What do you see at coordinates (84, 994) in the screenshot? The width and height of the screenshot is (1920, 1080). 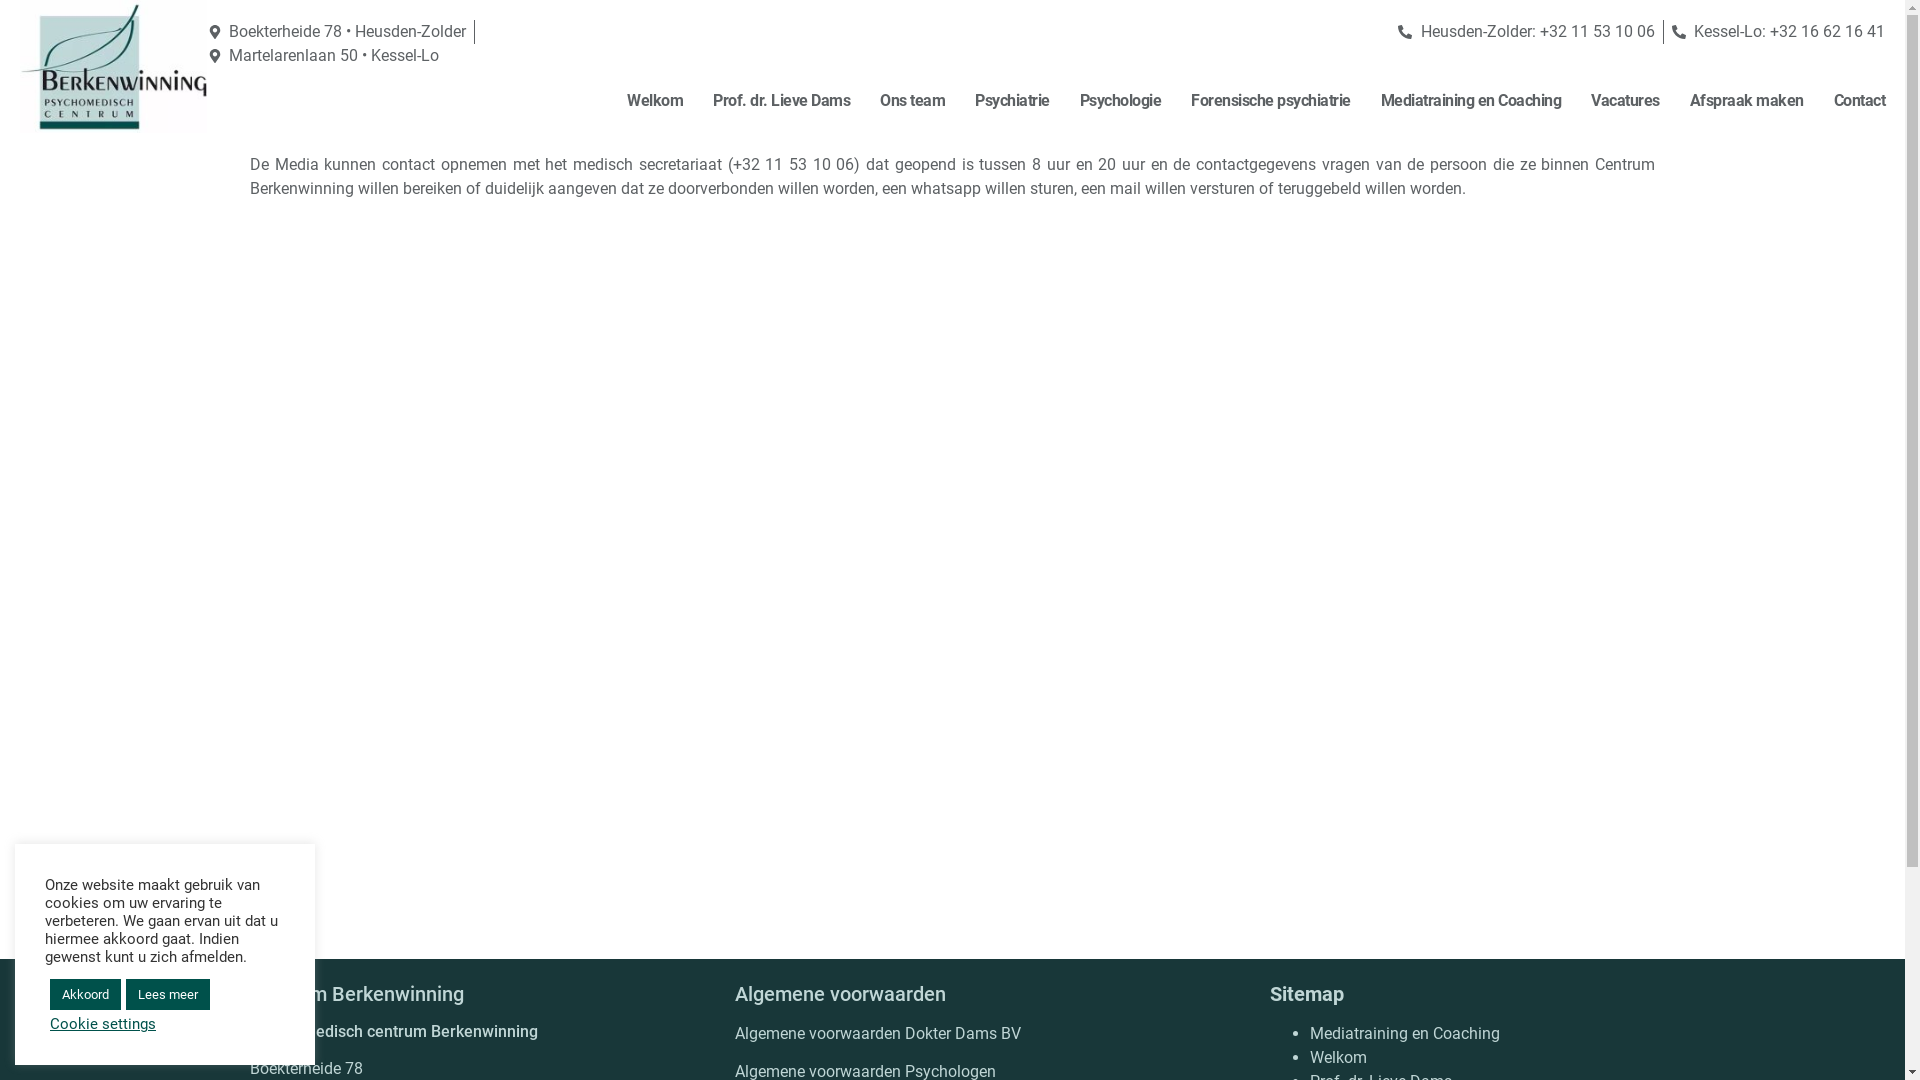 I see `'Akkoord'` at bounding box center [84, 994].